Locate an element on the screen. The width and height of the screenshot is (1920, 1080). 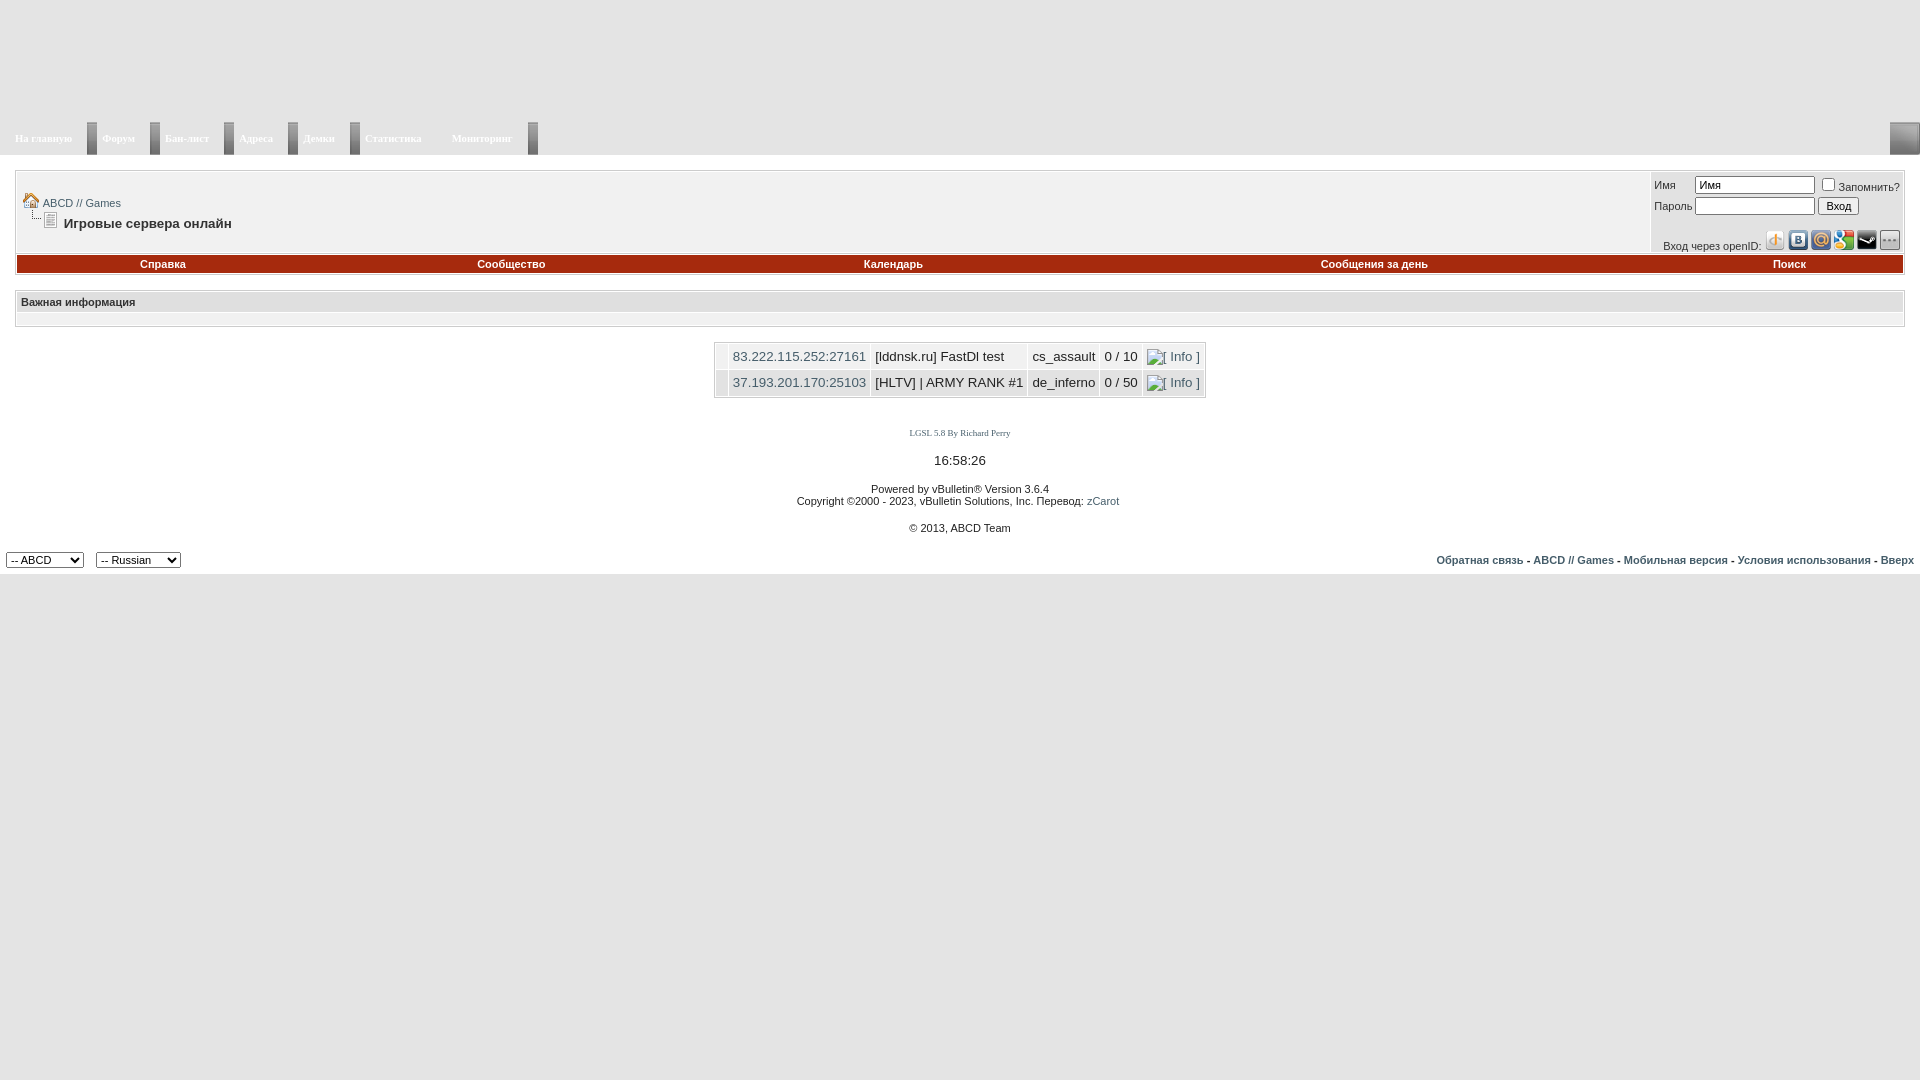
'zCarot' is located at coordinates (1102, 500).